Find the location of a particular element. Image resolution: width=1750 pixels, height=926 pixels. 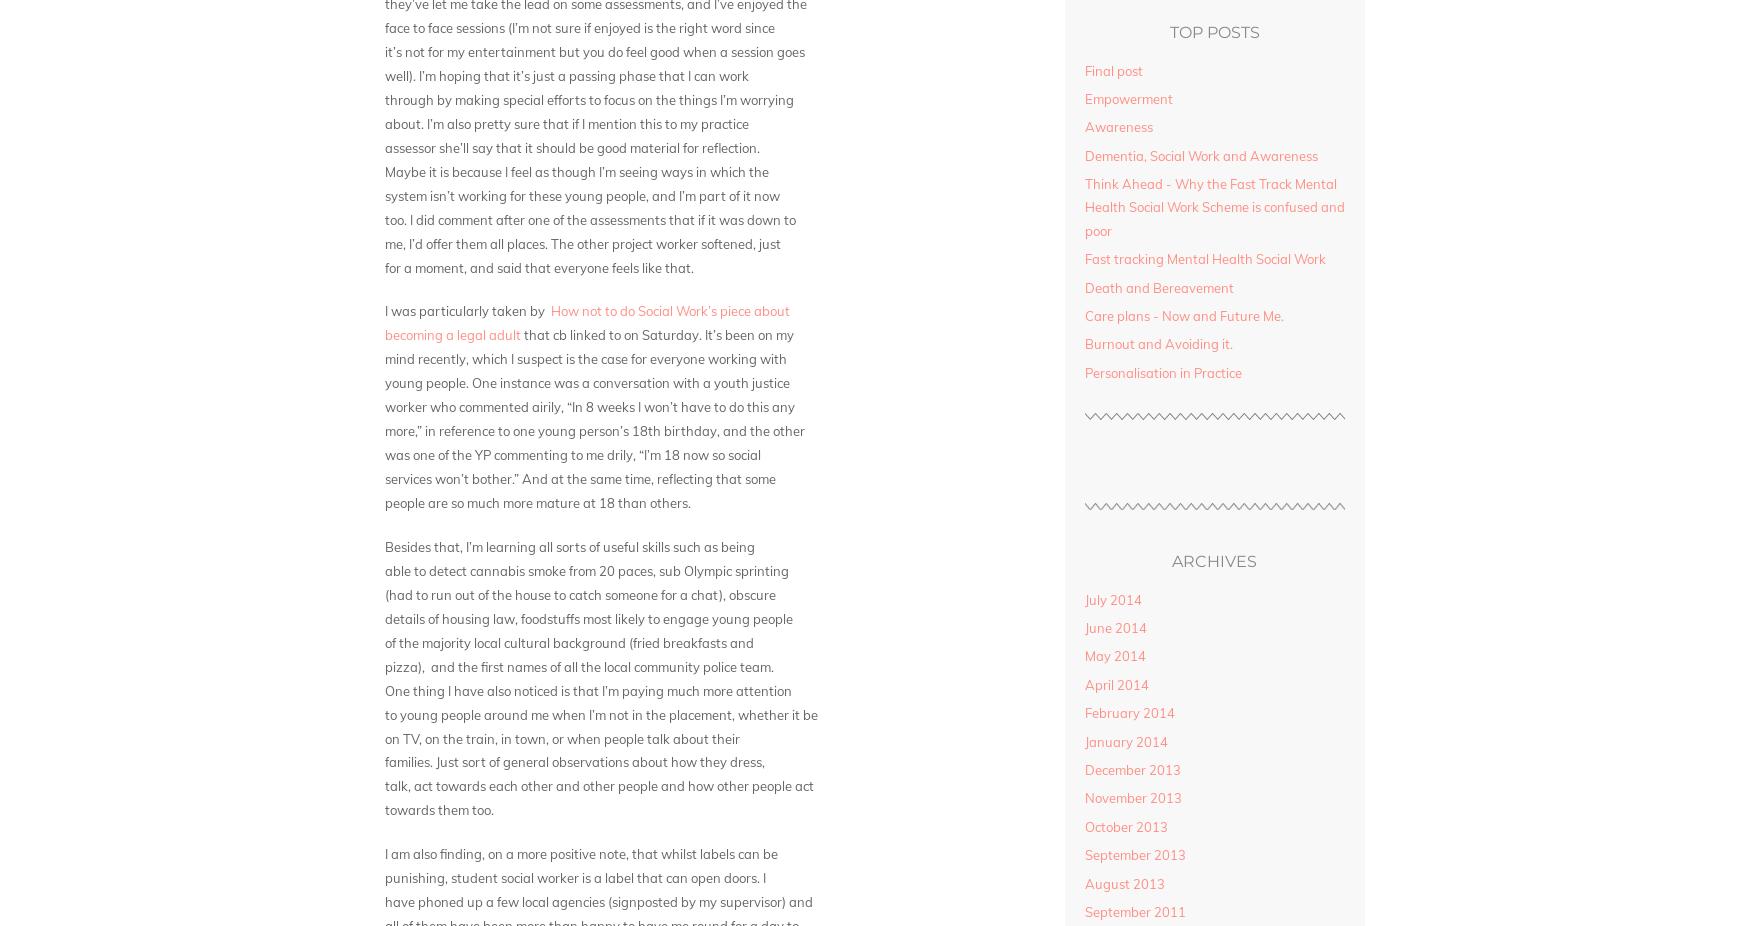

'Maybe it is because I feel as though I’m seeing ways in which the' is located at coordinates (576, 170).